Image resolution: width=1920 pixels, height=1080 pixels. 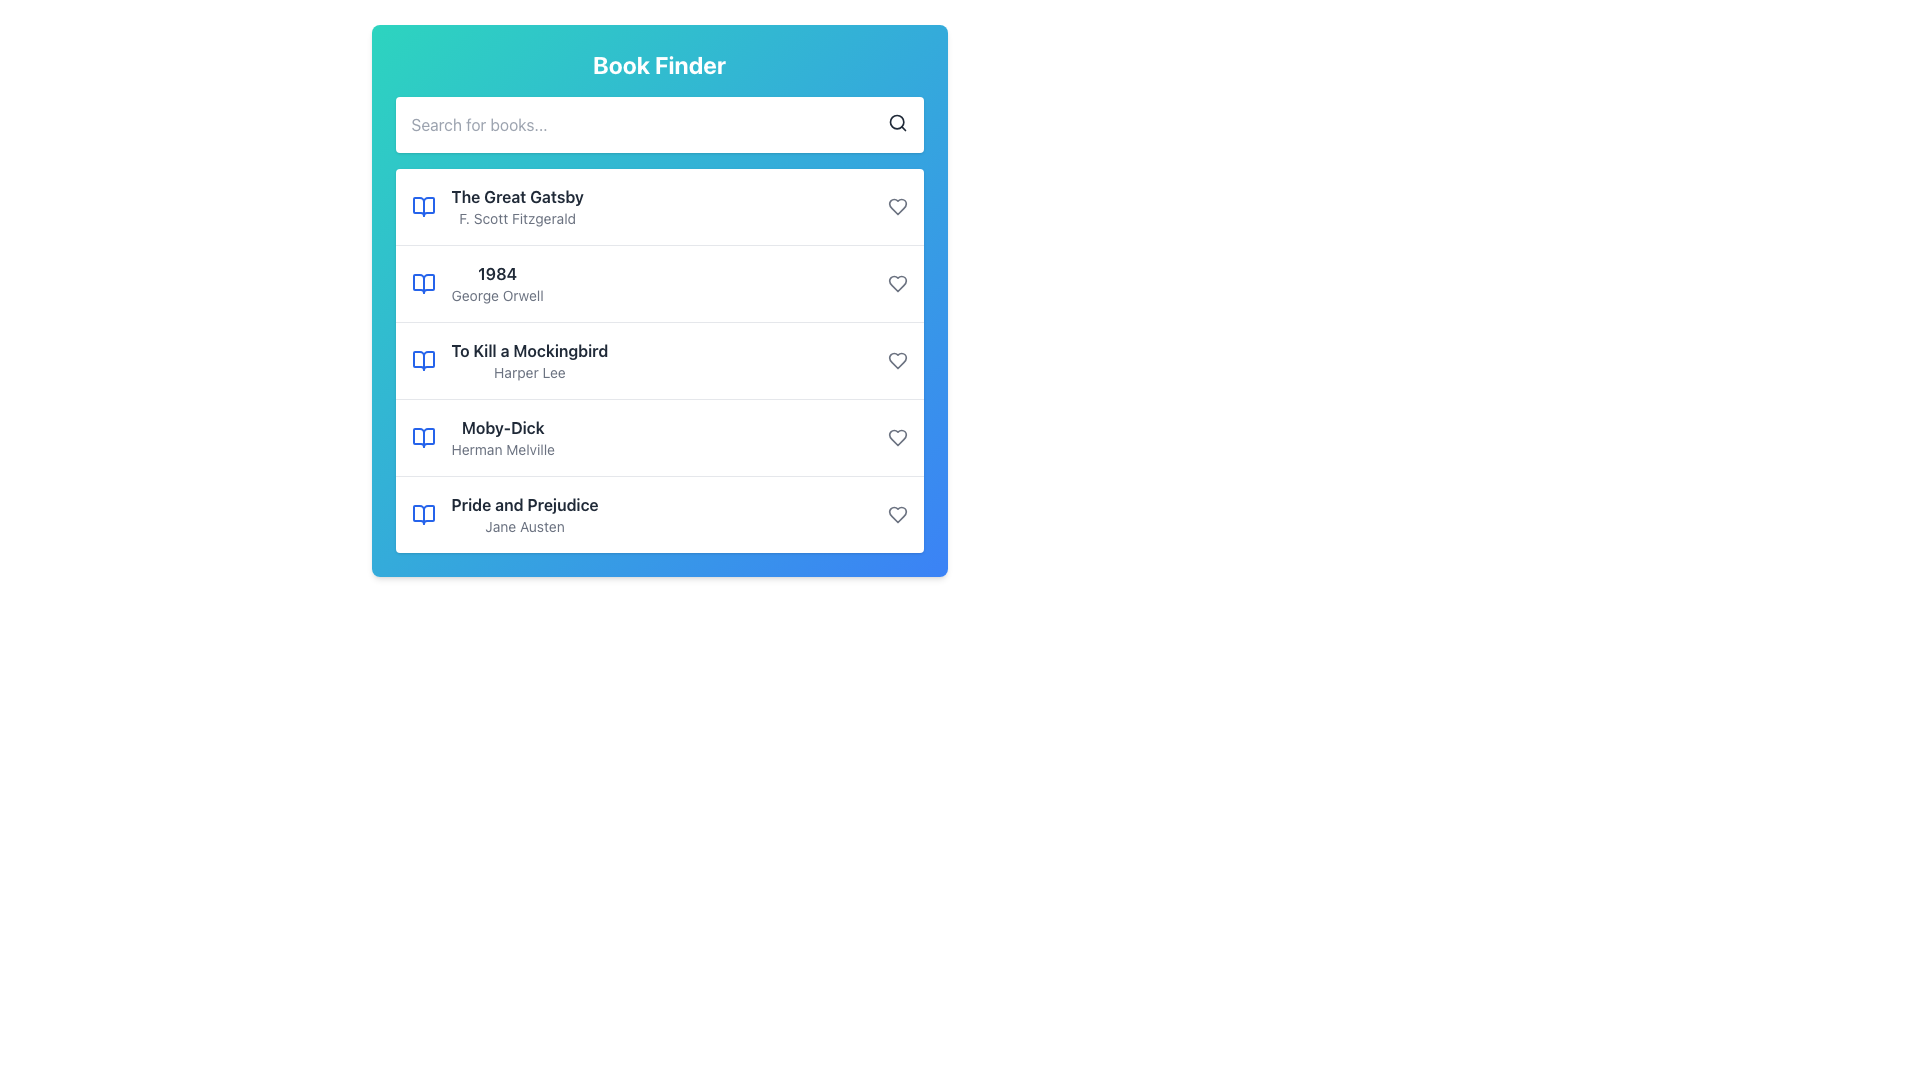 What do you see at coordinates (896, 284) in the screenshot?
I see `the favorite icon button for the book '1984' by George Orwell` at bounding box center [896, 284].